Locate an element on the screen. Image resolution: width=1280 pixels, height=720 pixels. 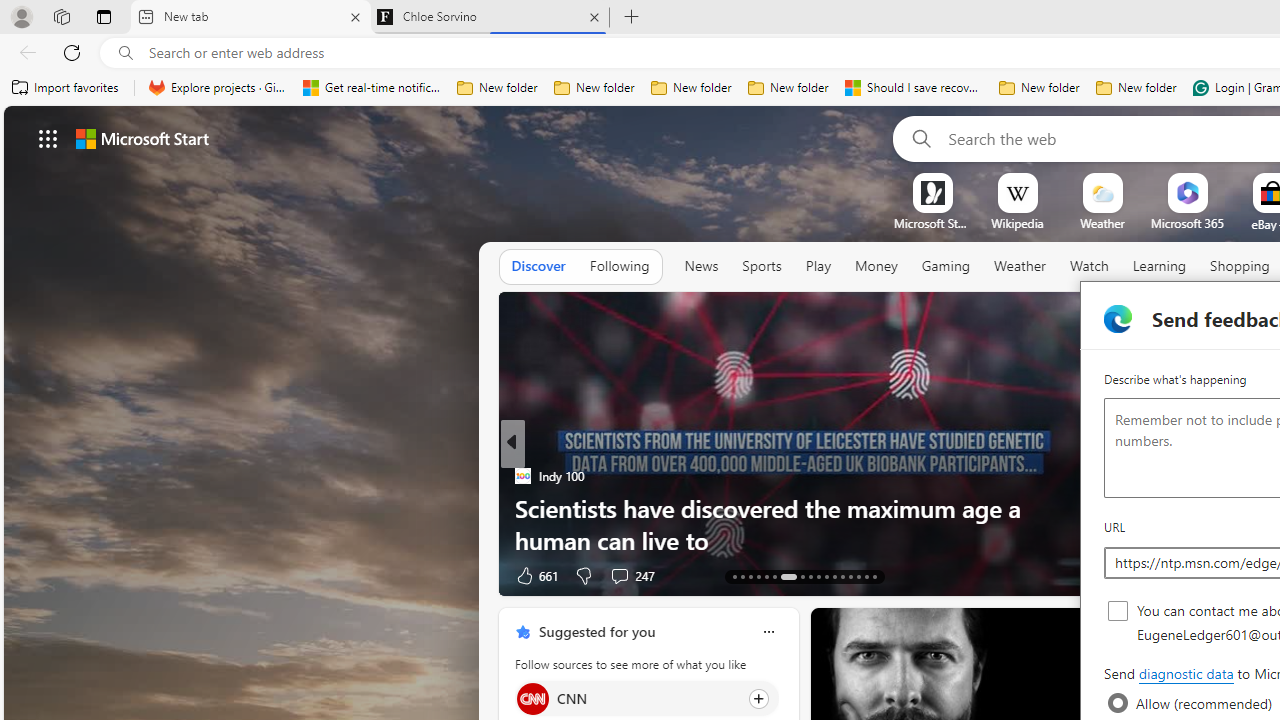
'Learning' is located at coordinates (1159, 265).